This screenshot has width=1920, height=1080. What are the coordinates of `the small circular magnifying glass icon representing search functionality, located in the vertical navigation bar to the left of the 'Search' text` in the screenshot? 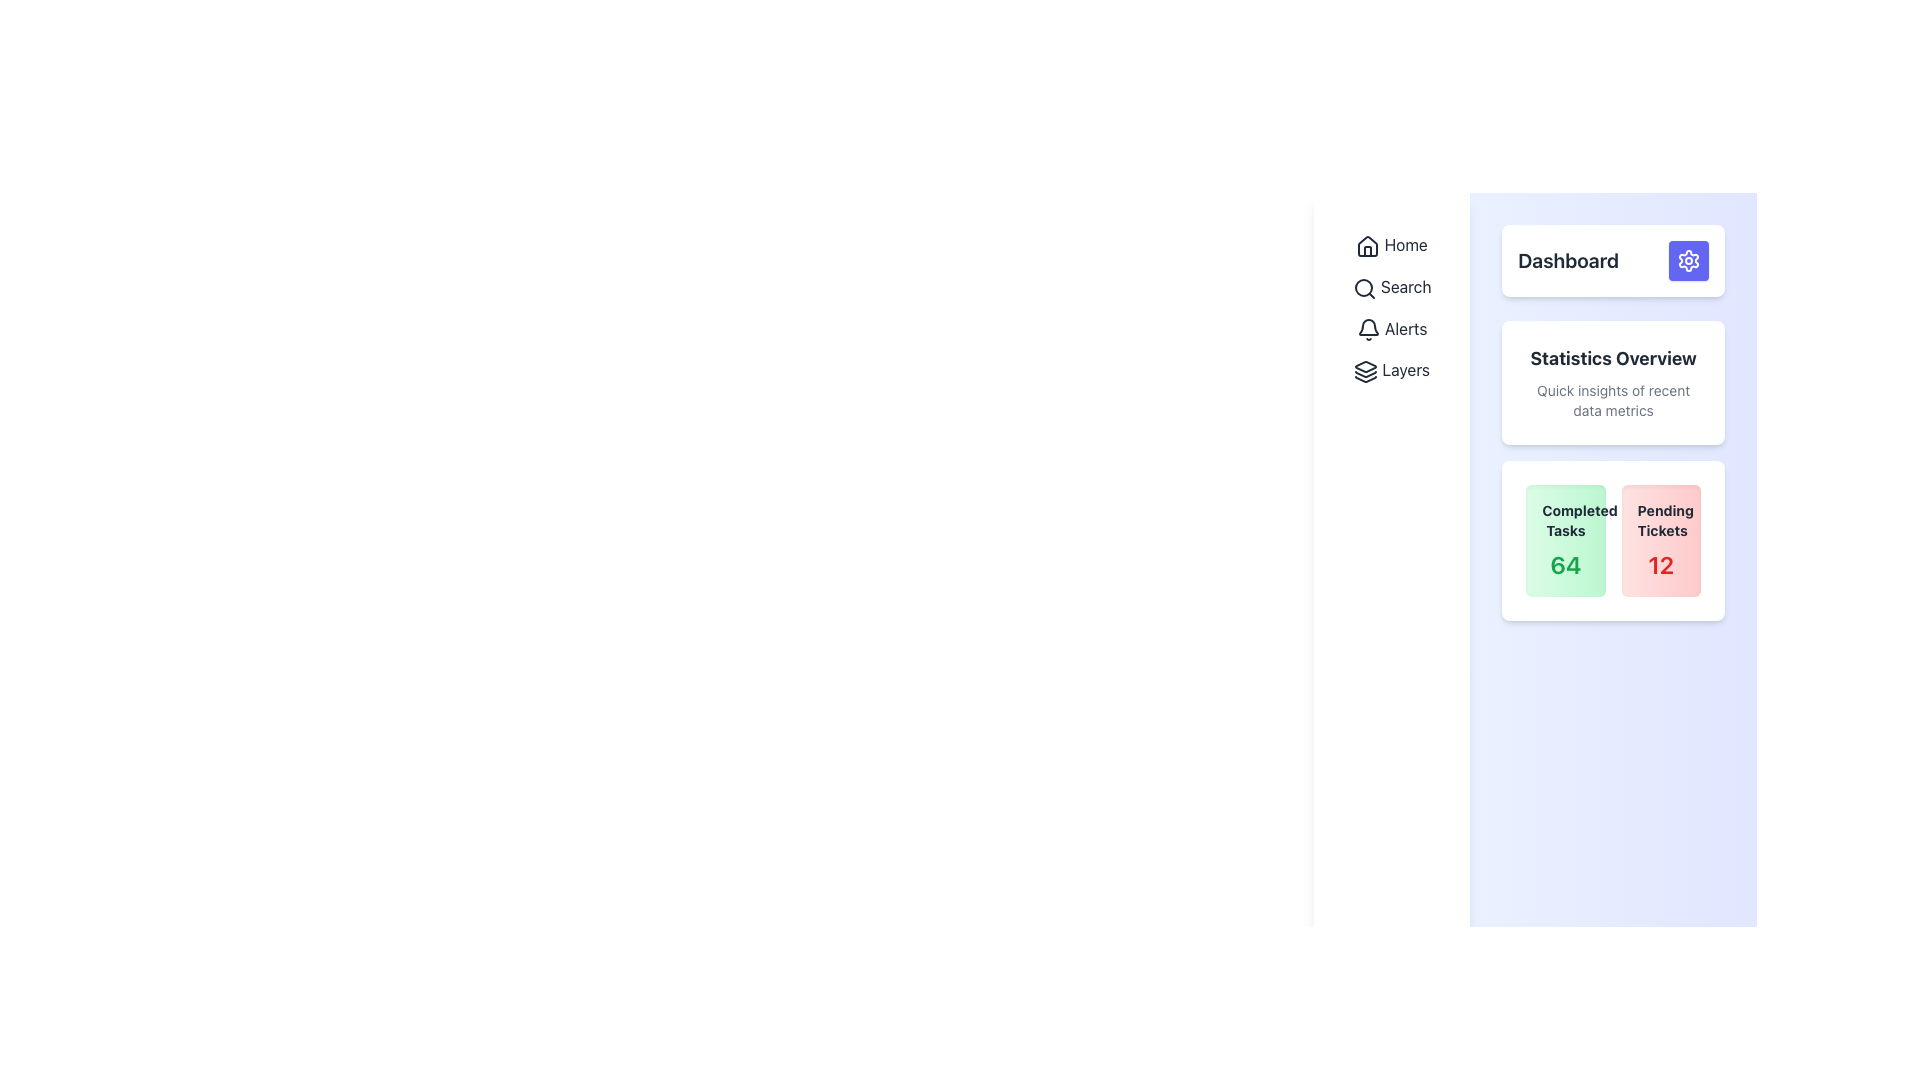 It's located at (1363, 288).